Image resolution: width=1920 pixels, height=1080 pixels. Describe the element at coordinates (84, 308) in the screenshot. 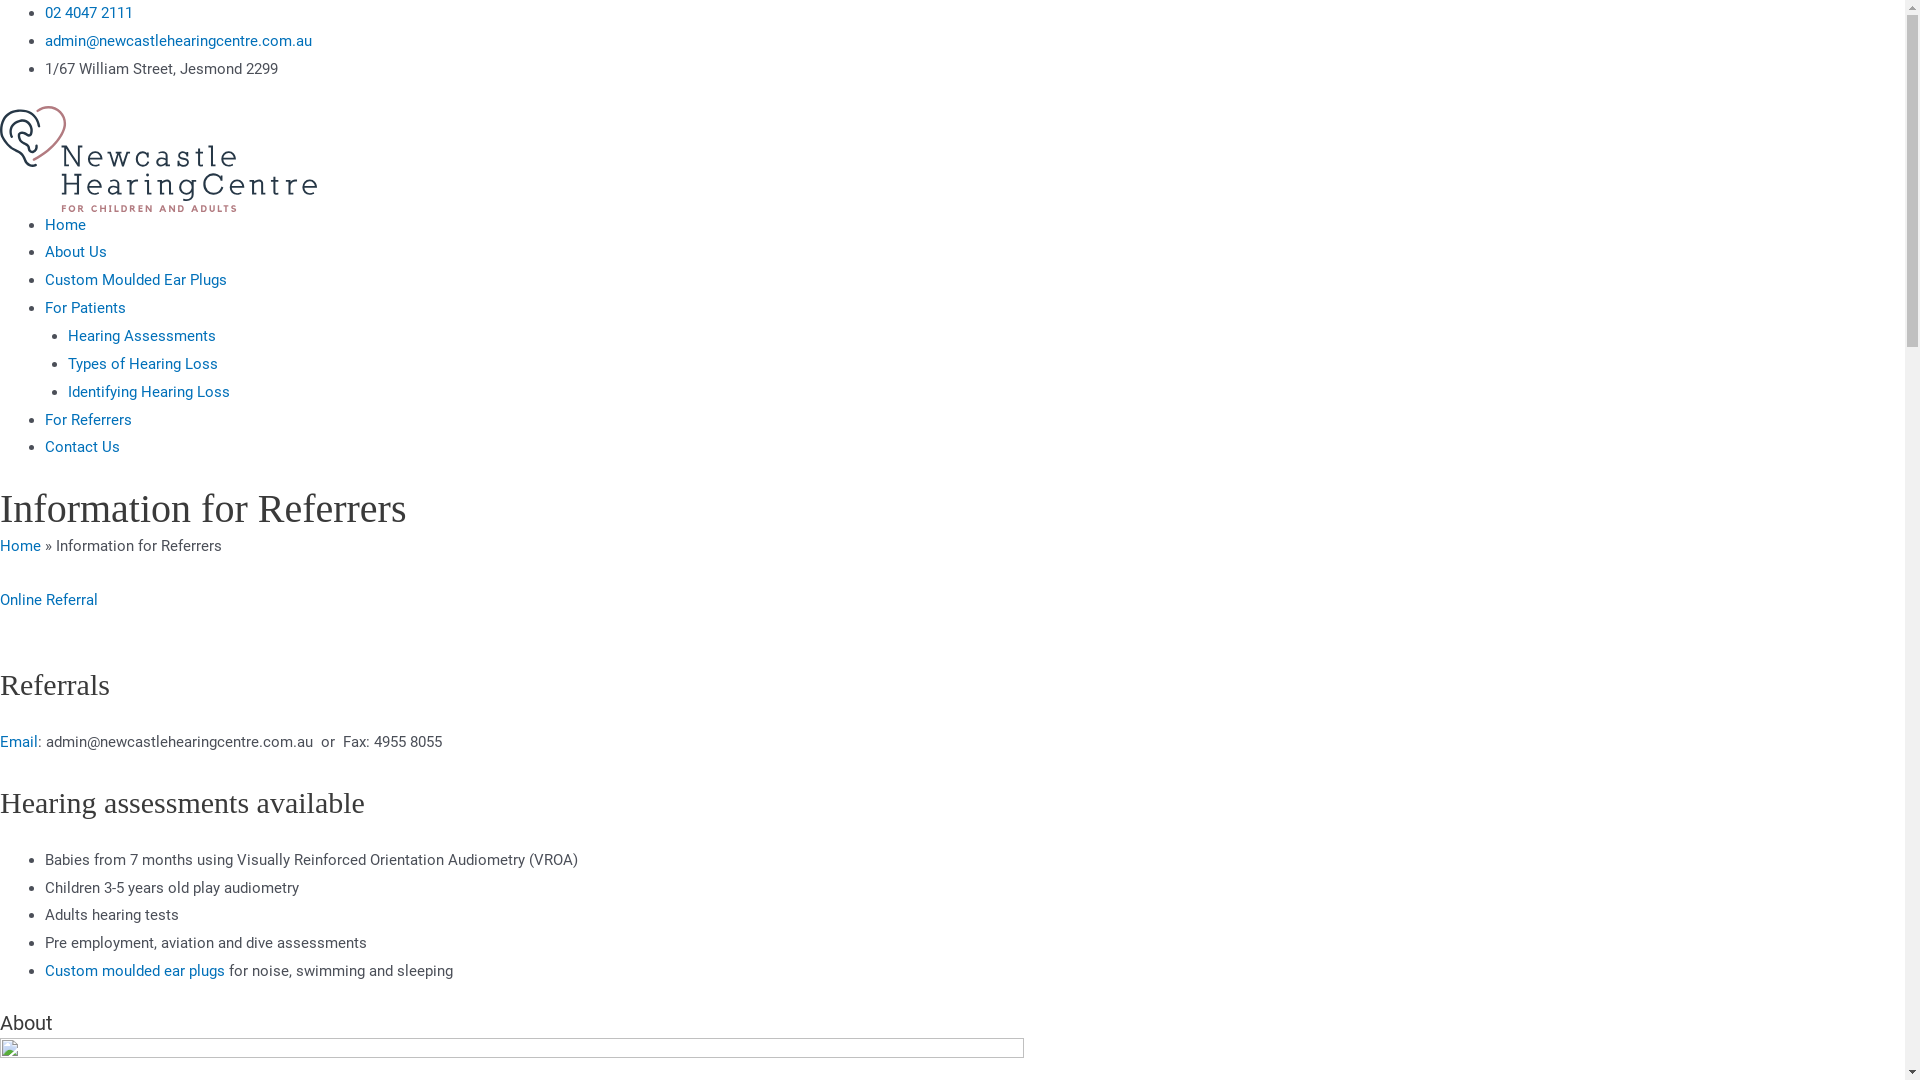

I see `'For Patients'` at that location.